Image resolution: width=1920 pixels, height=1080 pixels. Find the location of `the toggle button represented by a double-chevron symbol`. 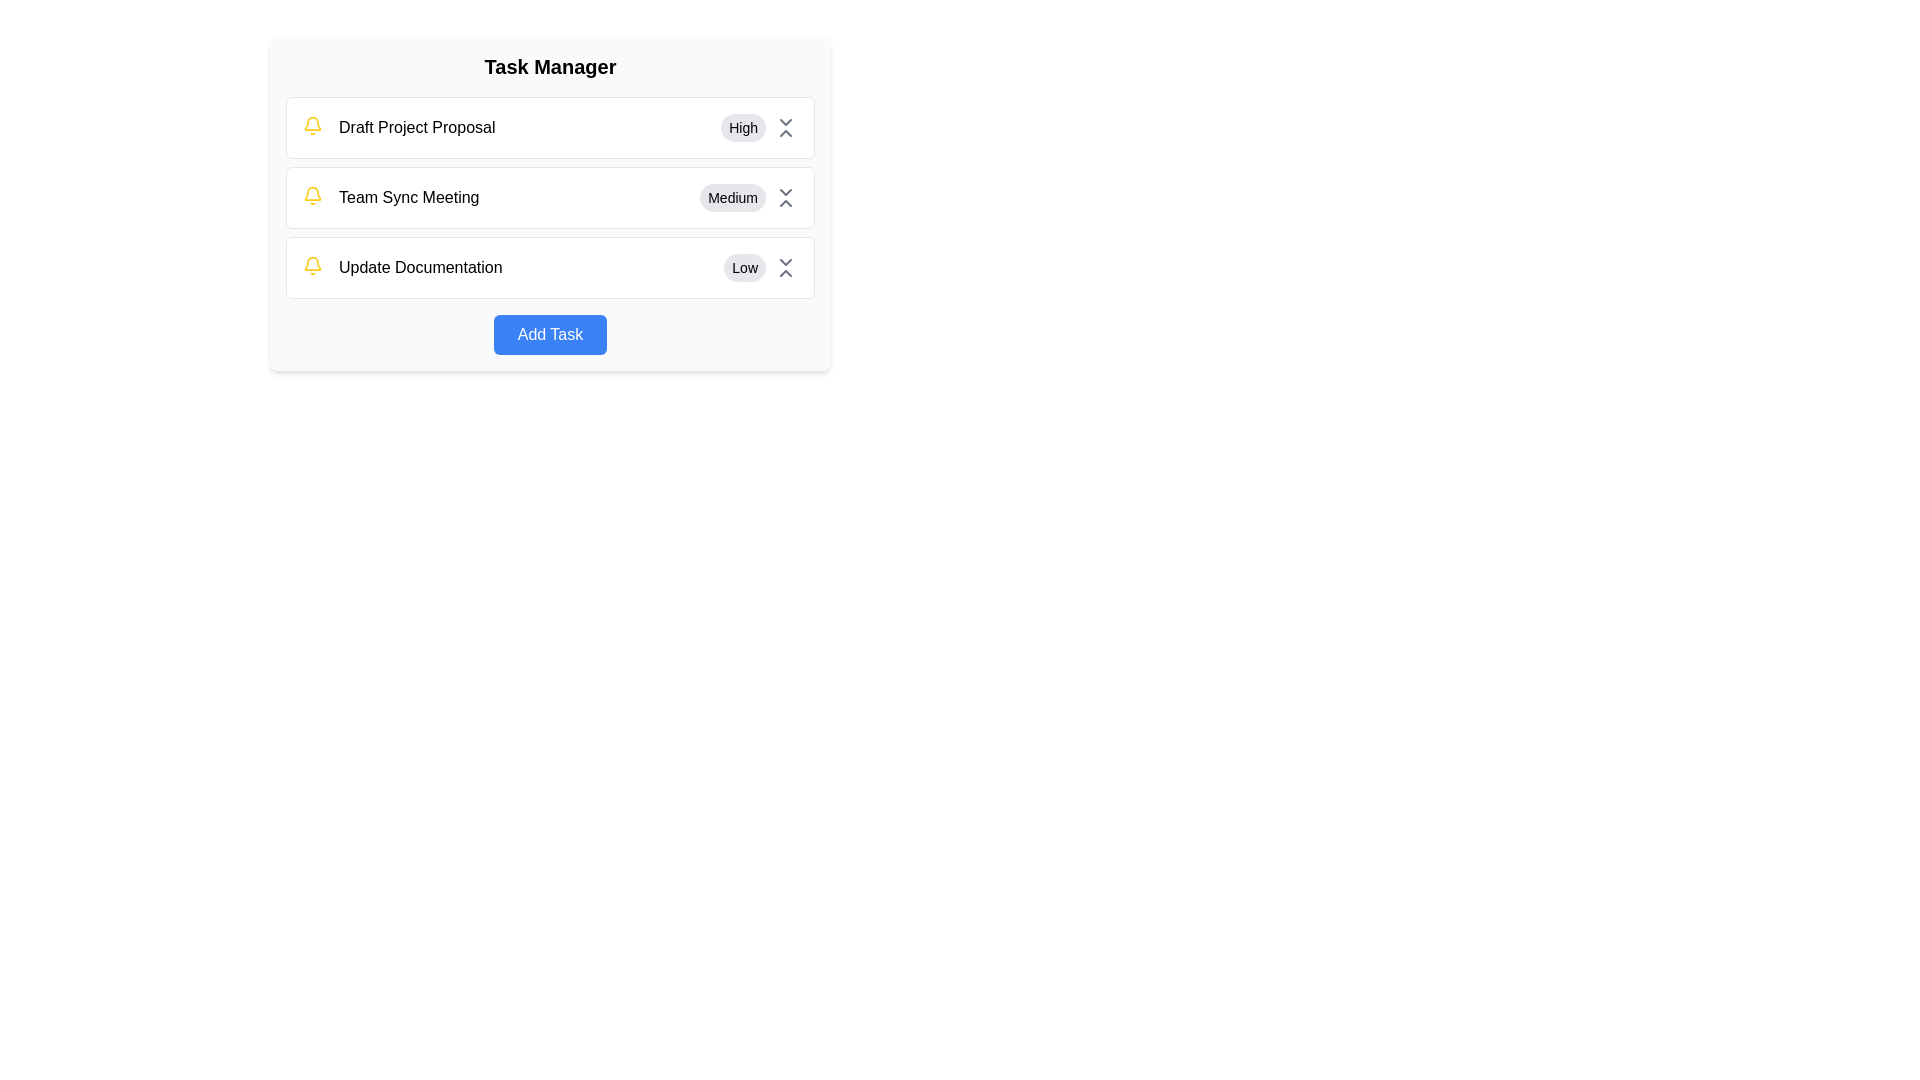

the toggle button represented by a double-chevron symbol is located at coordinates (785, 197).